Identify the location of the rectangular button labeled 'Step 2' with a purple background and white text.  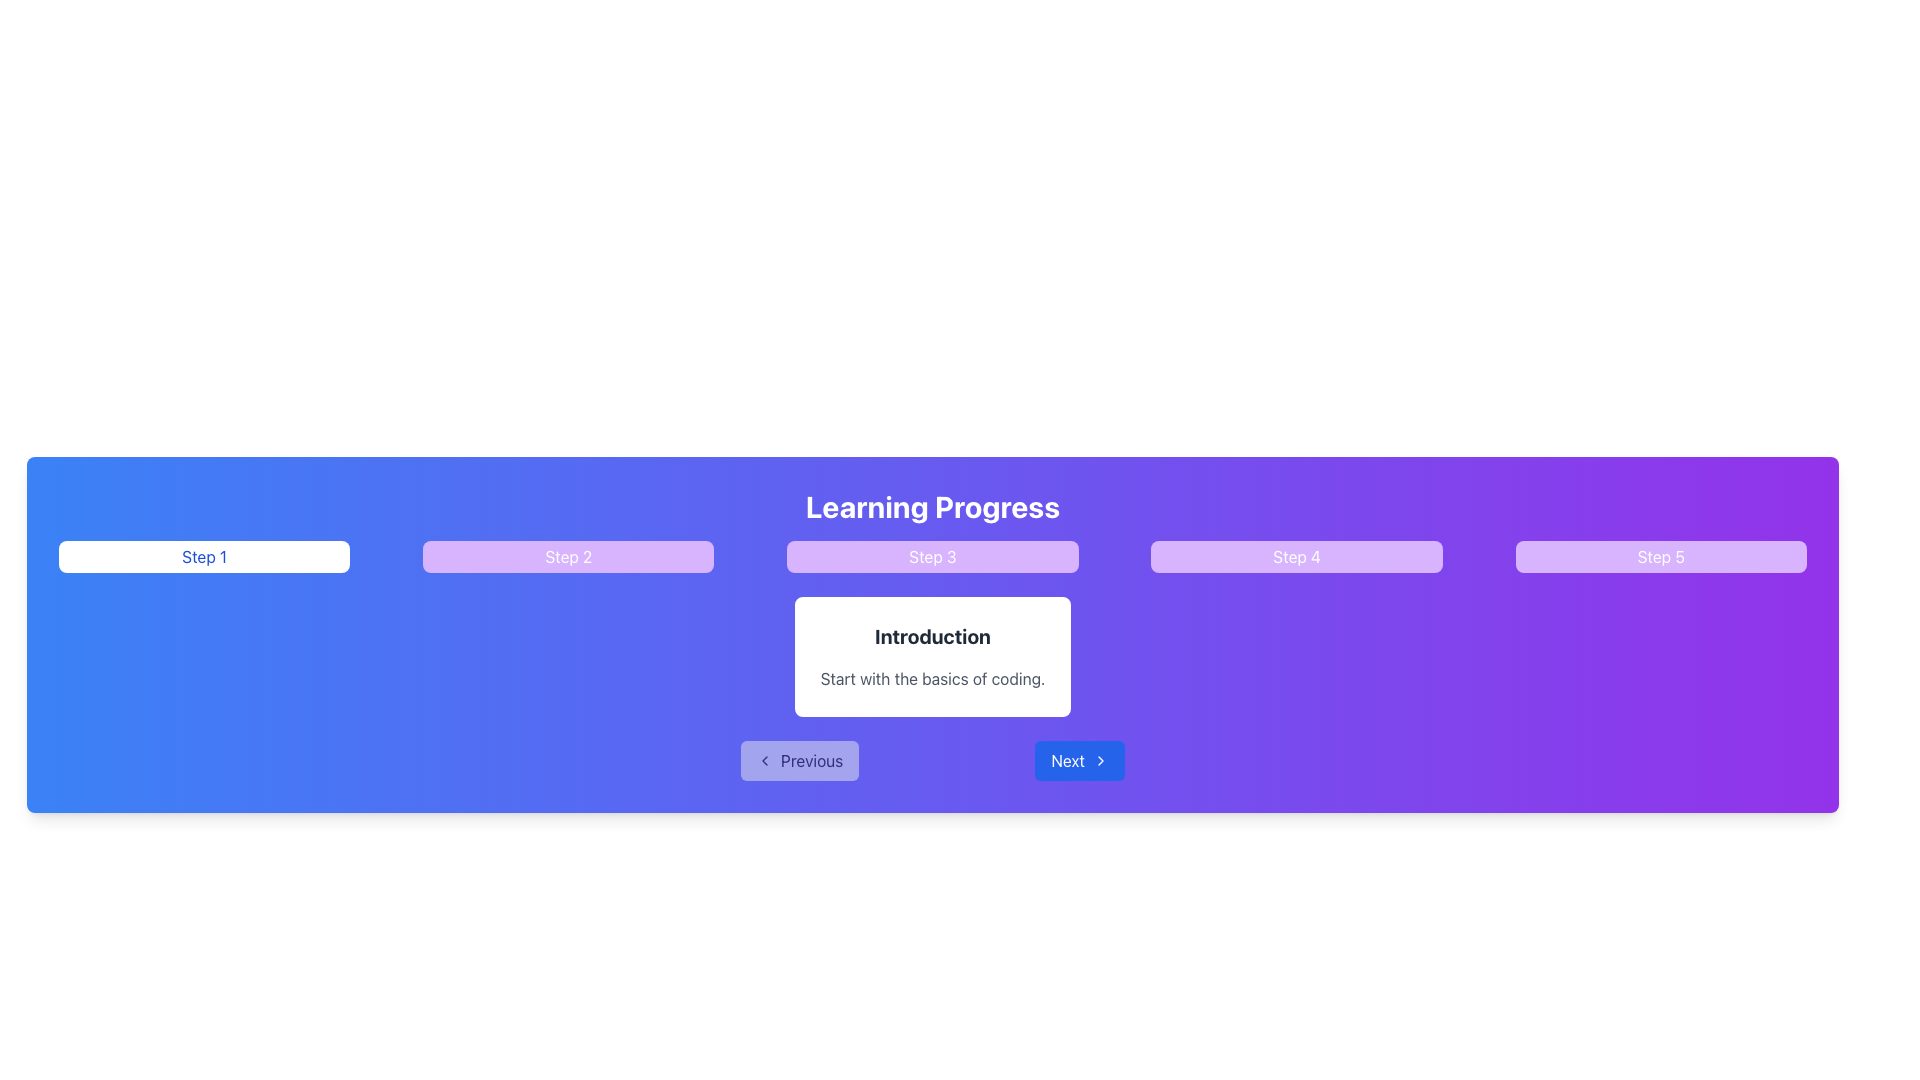
(567, 556).